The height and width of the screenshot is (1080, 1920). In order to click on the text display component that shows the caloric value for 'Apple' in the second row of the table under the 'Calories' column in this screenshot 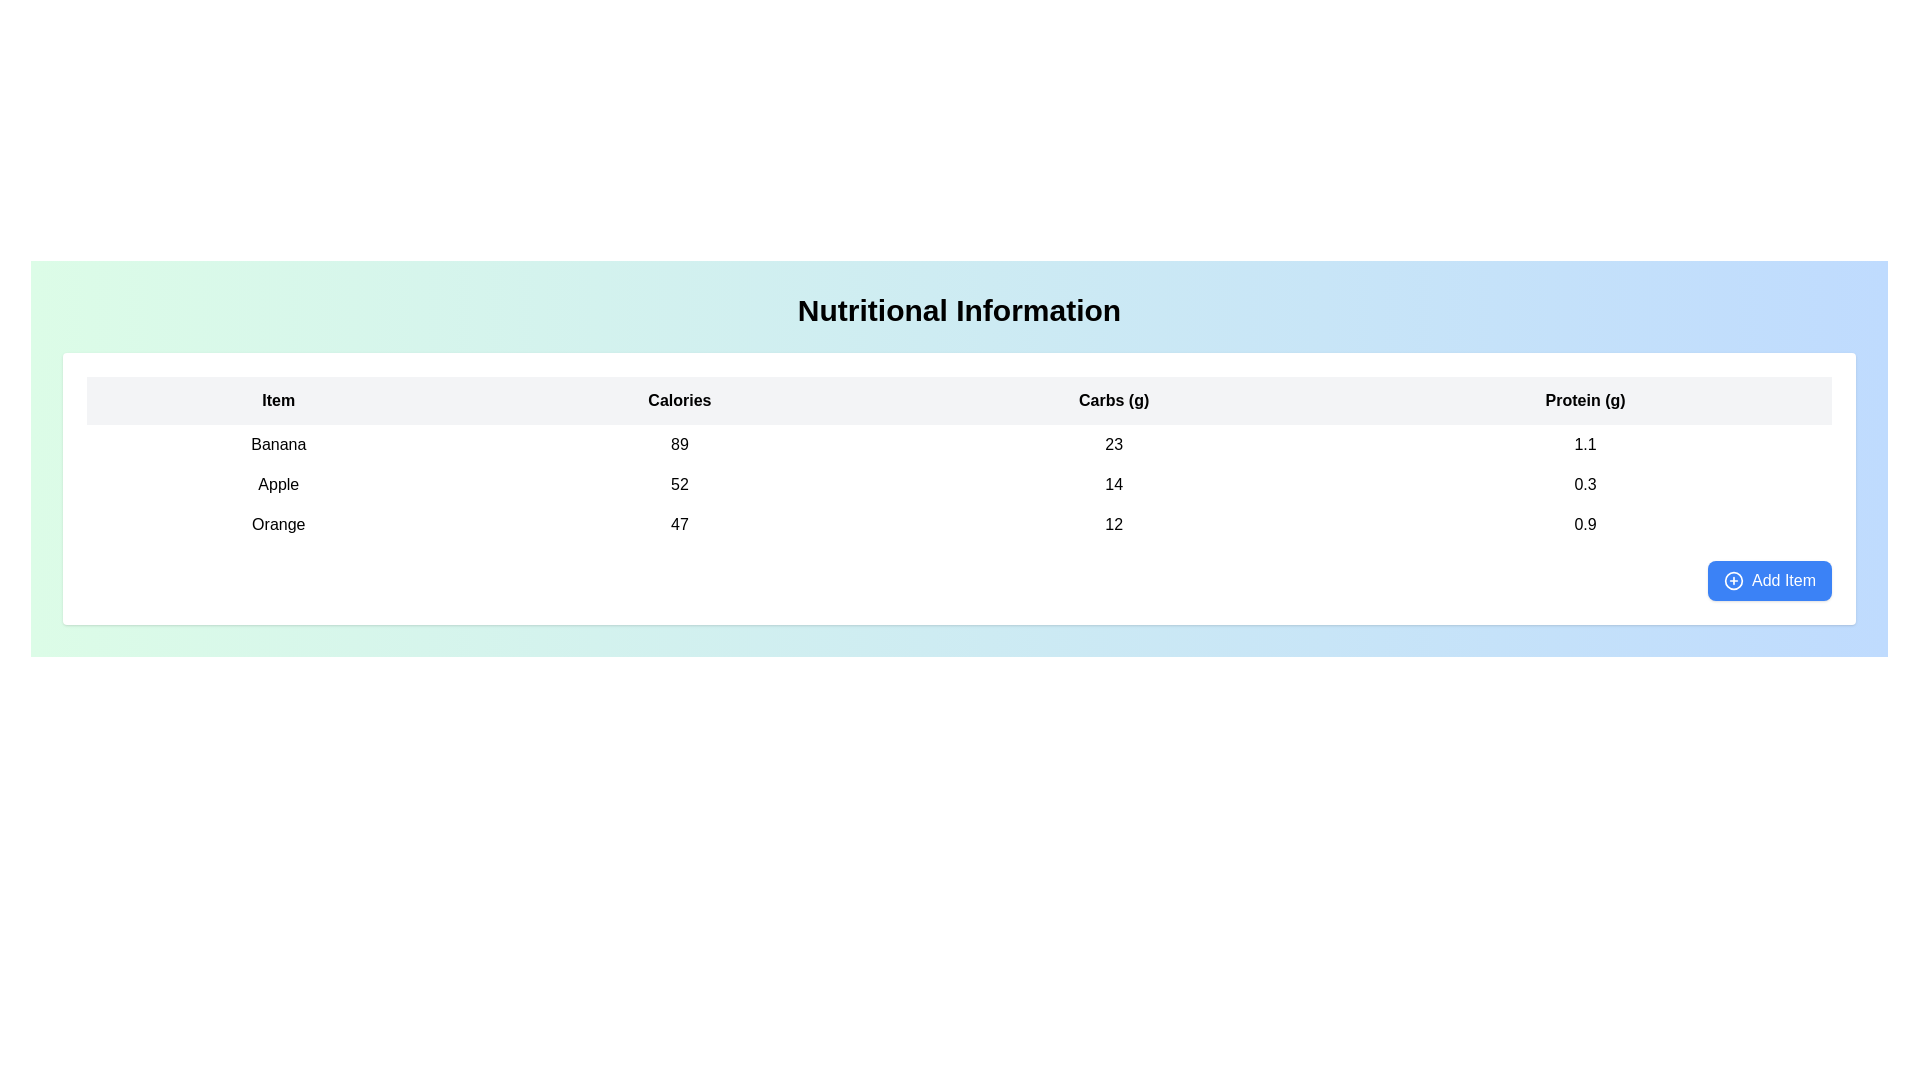, I will do `click(679, 485)`.